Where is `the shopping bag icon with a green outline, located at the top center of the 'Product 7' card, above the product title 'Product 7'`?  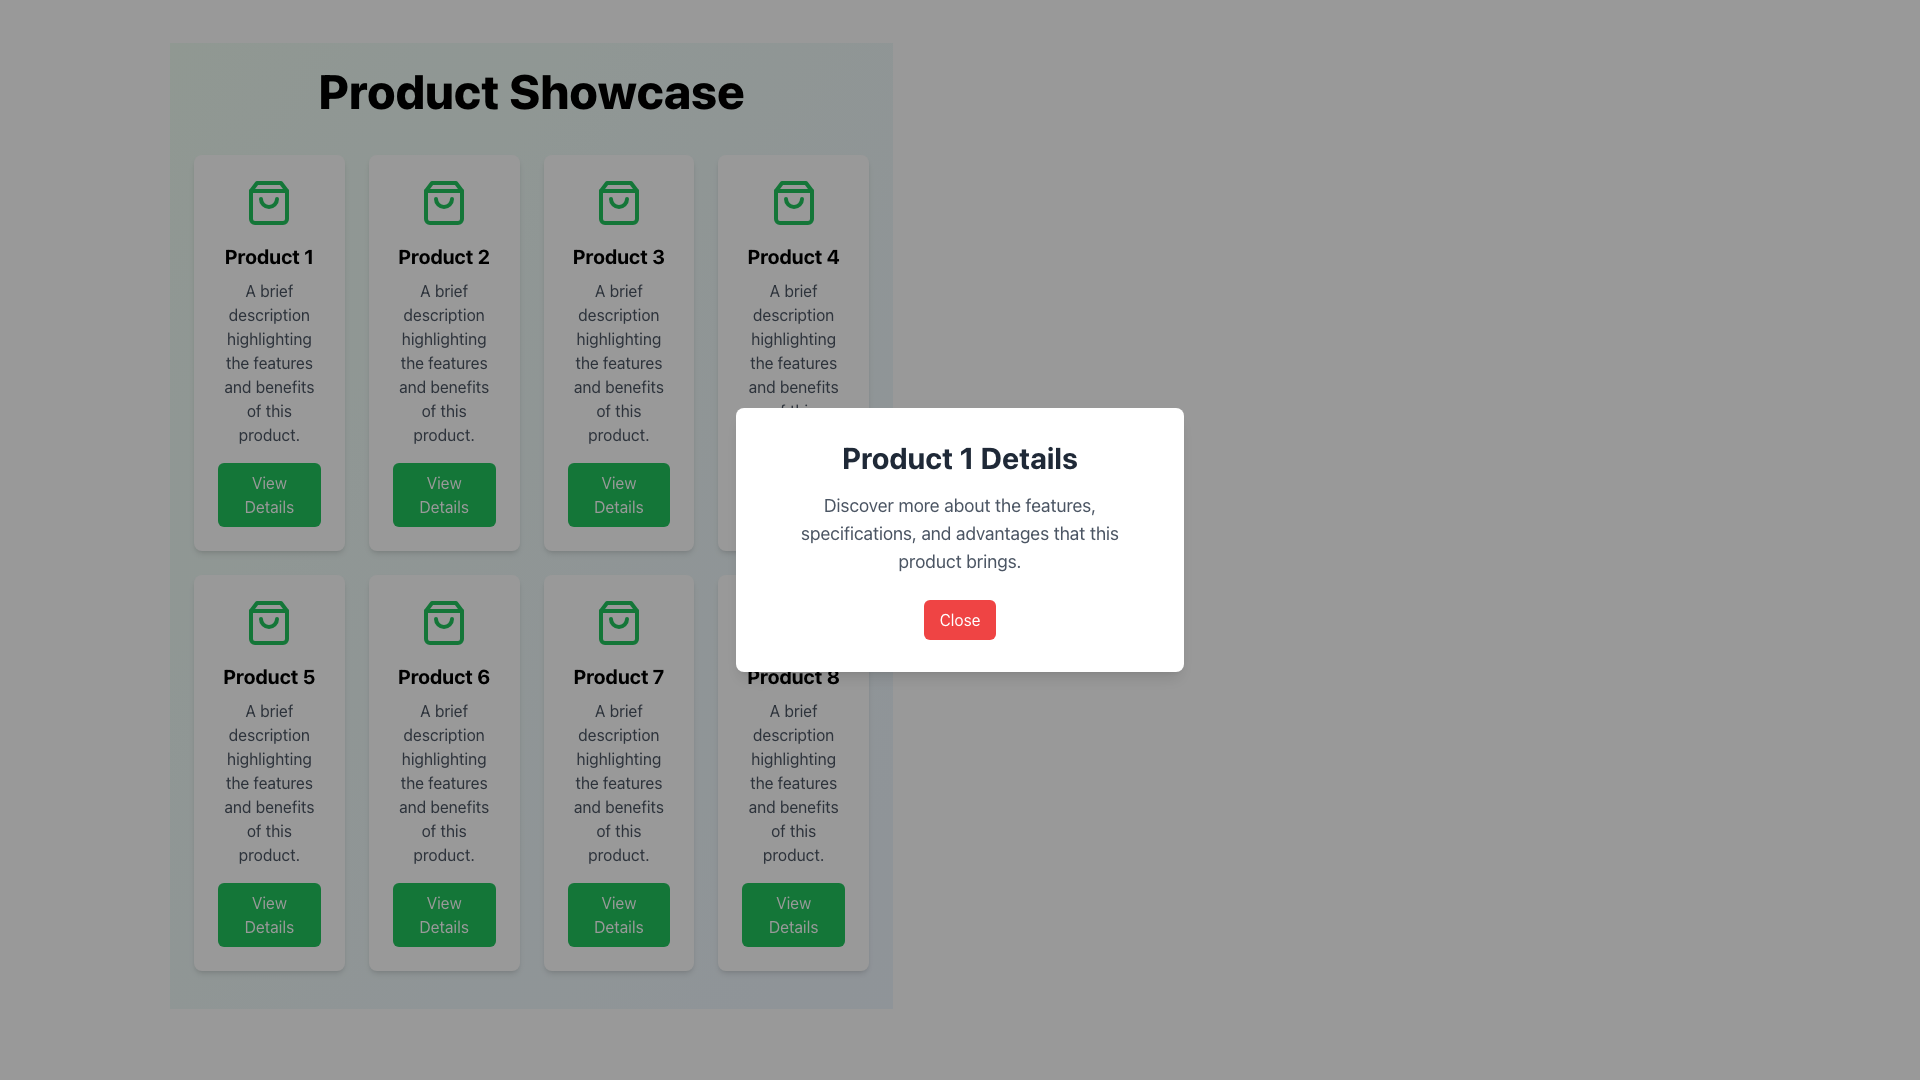 the shopping bag icon with a green outline, located at the top center of the 'Product 7' card, above the product title 'Product 7' is located at coordinates (617, 622).